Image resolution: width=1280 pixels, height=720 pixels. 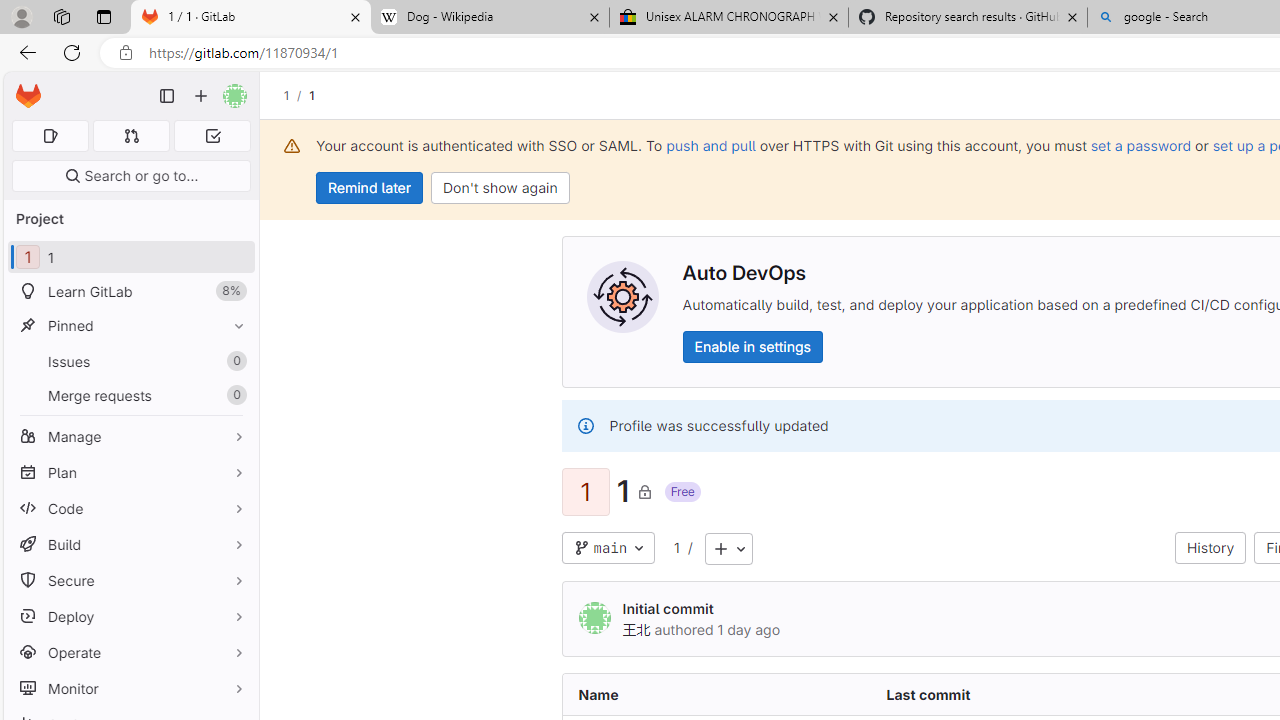 I want to click on 'Primary navigation sidebar', so click(x=167, y=96).